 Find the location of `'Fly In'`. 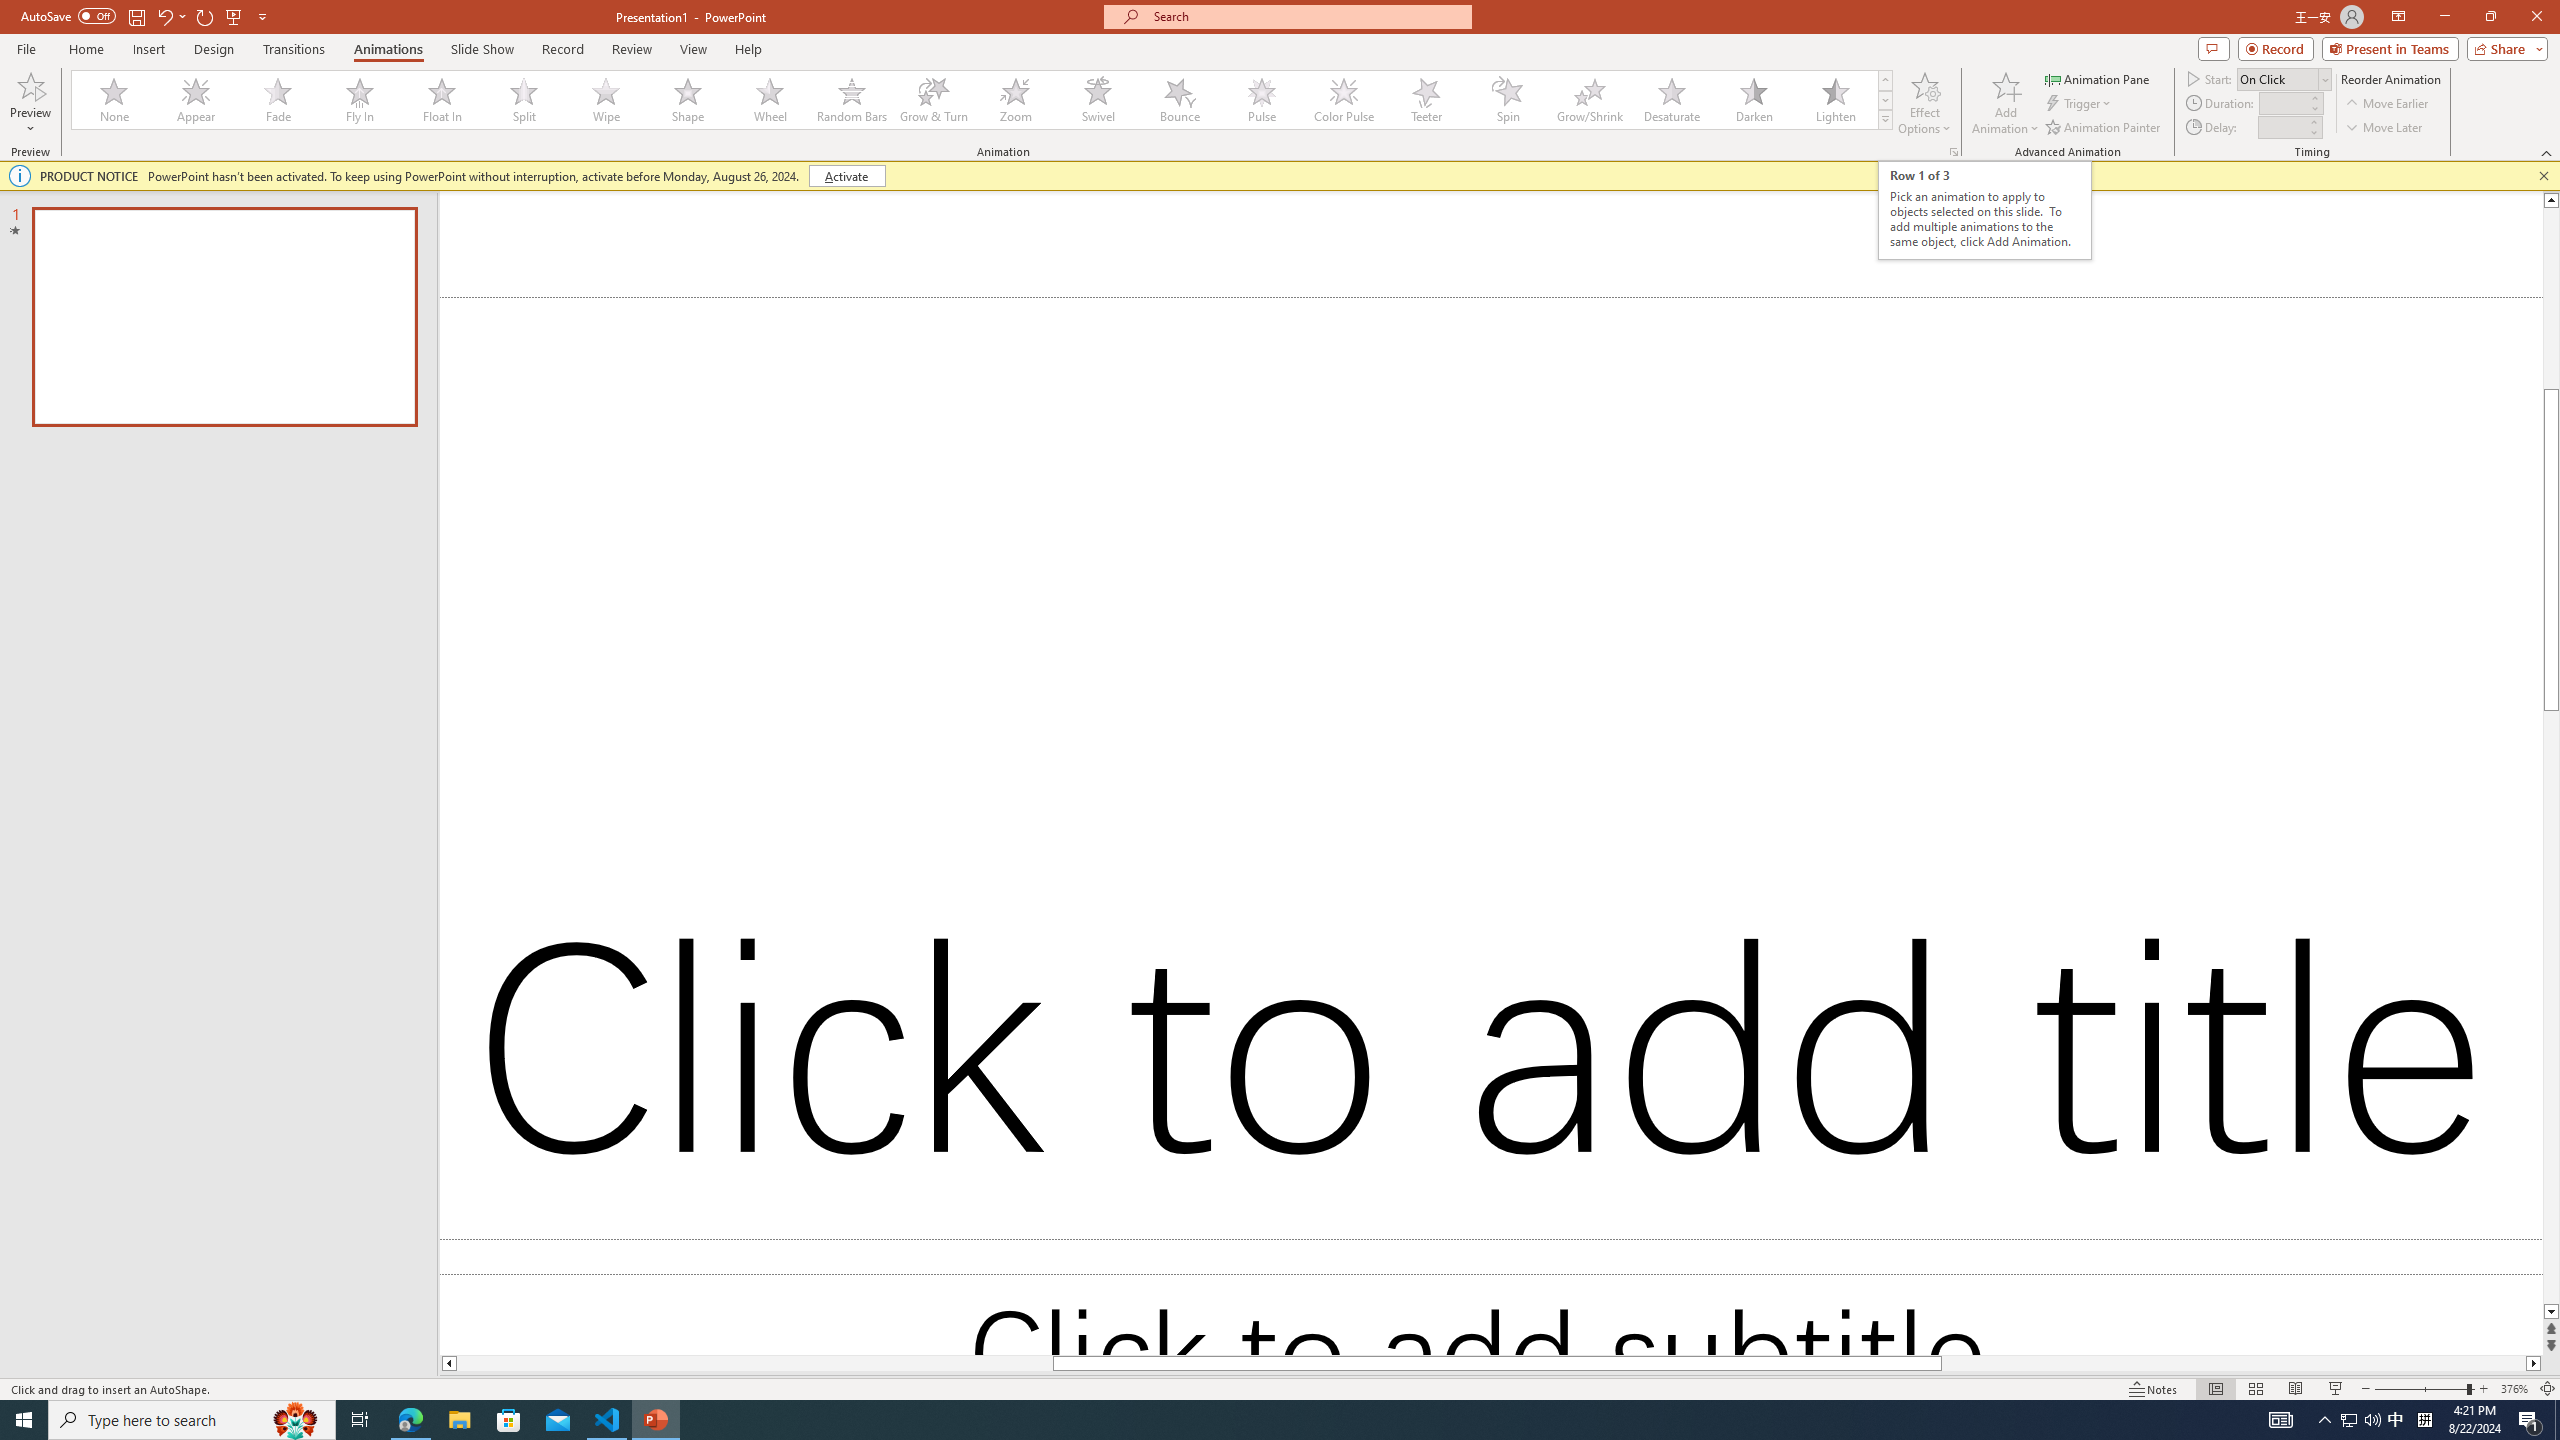

'Fly In' is located at coordinates (359, 99).